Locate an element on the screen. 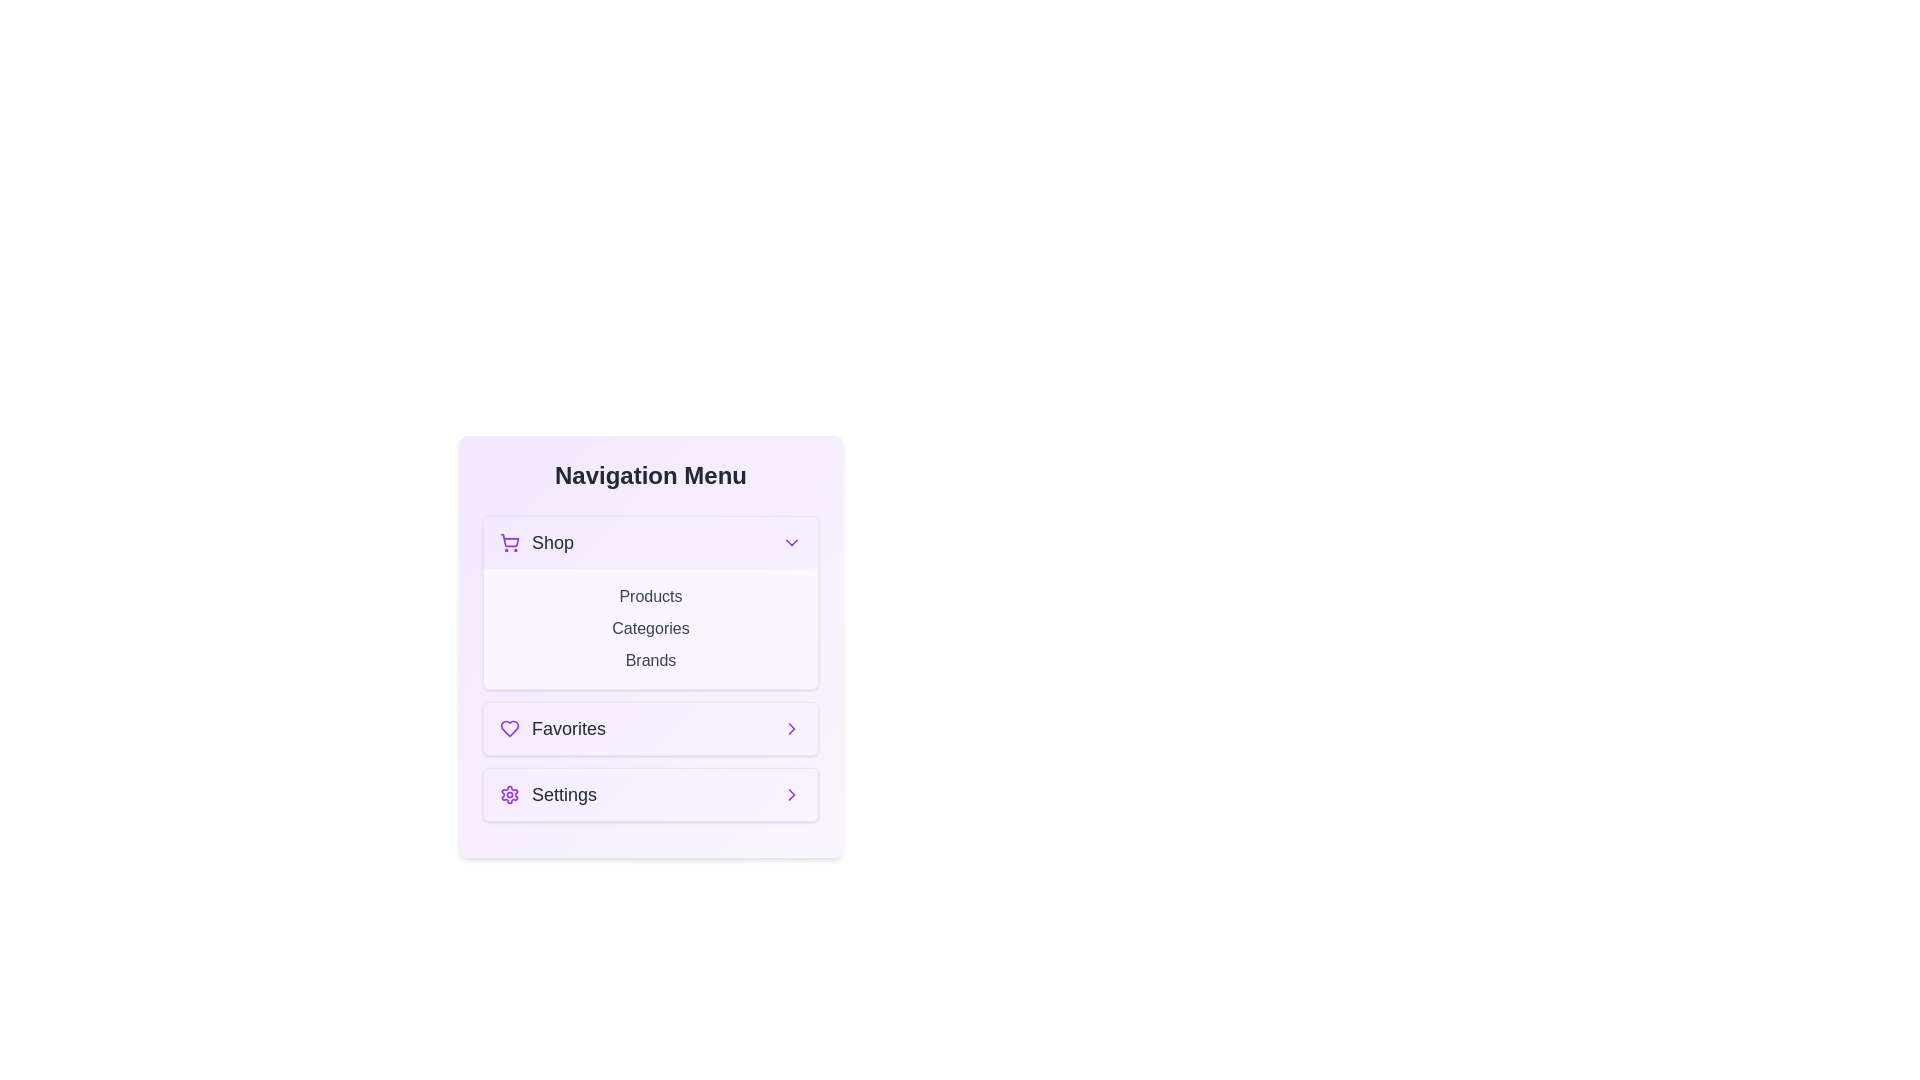 Image resolution: width=1920 pixels, height=1080 pixels. the clickable text item labeled 'Brands' to change its style from gray to purple is located at coordinates (651, 660).